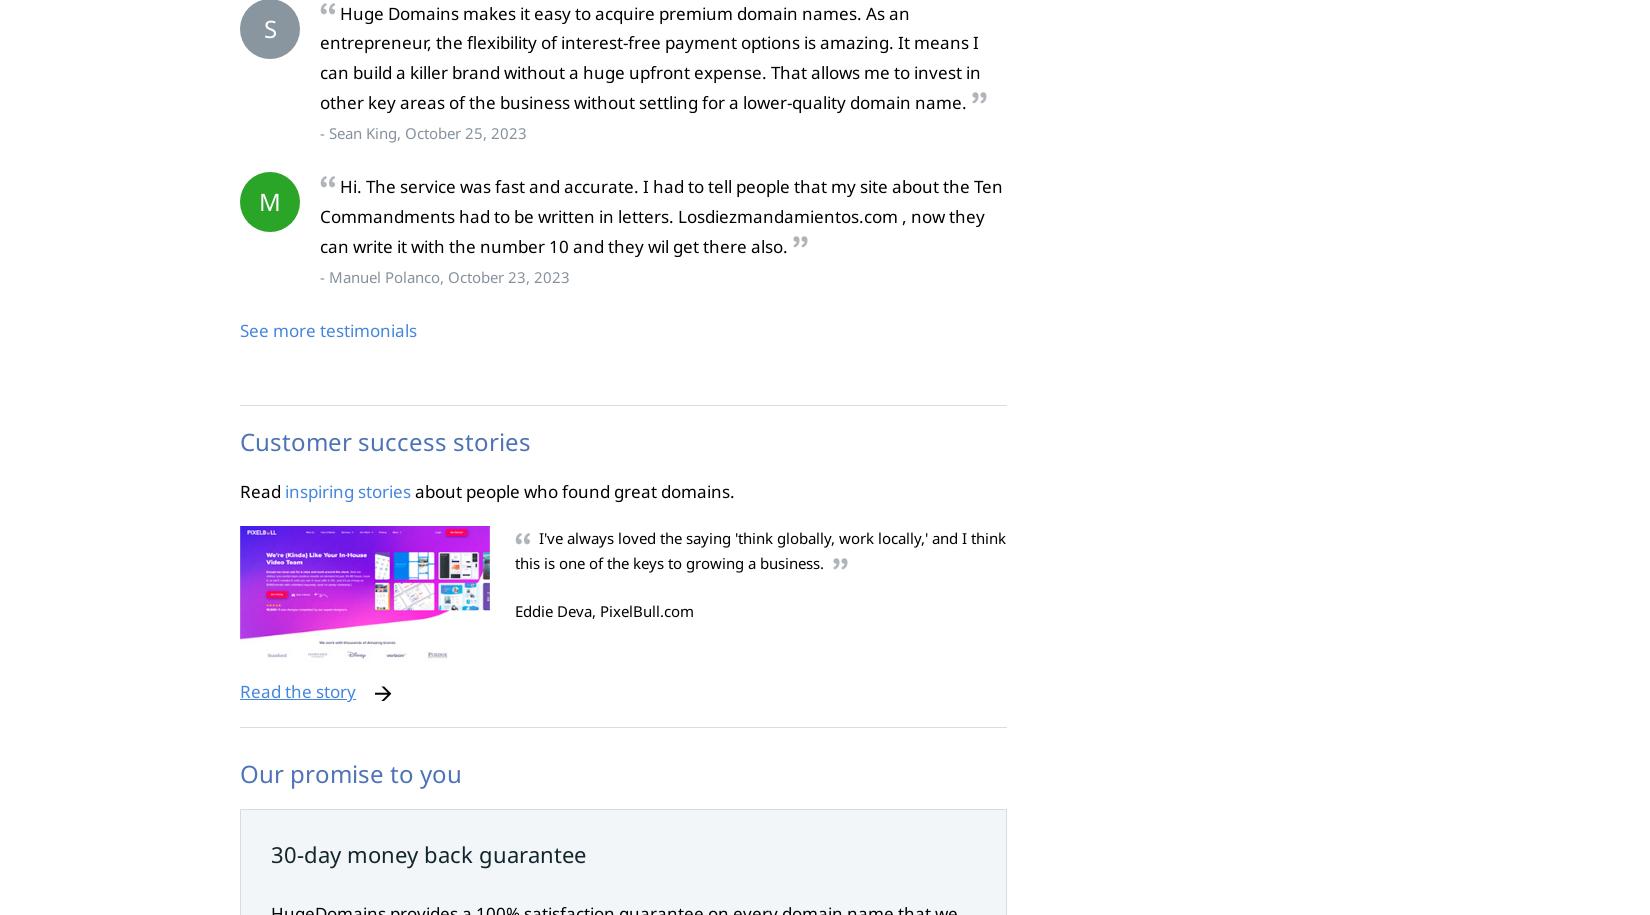  What do you see at coordinates (444, 274) in the screenshot?
I see `'- Manuel Polanco, October 23, 2023'` at bounding box center [444, 274].